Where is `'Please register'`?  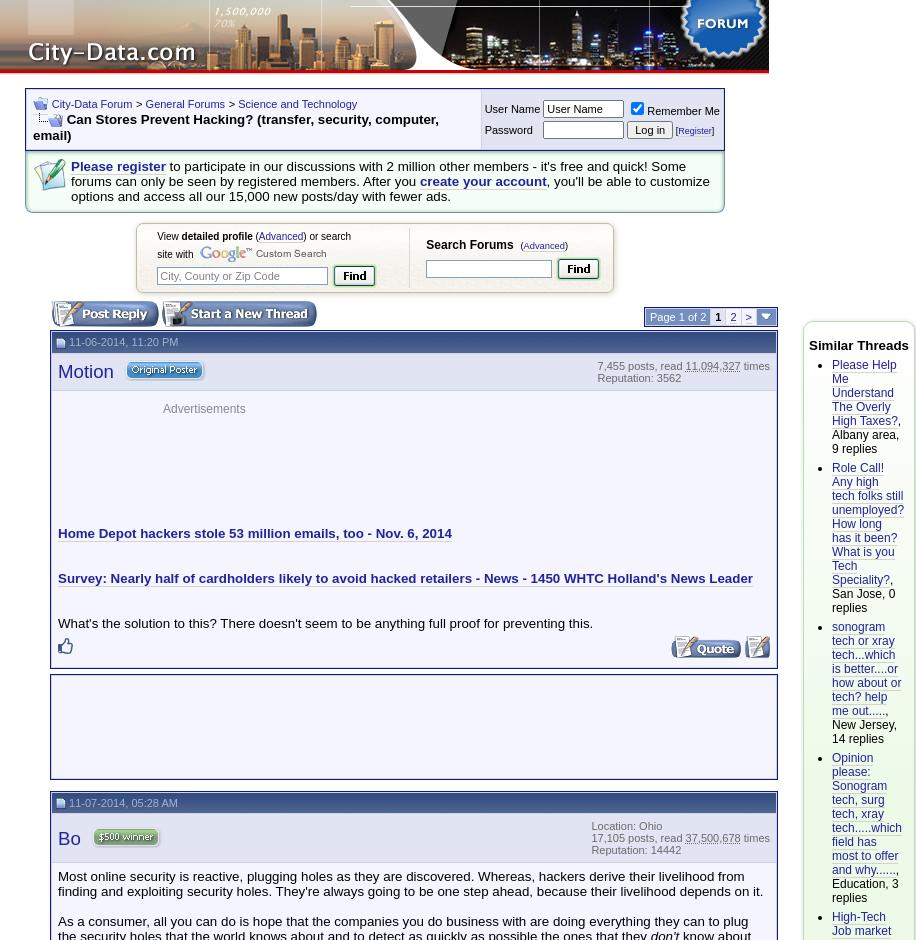
'Please register' is located at coordinates (117, 165).